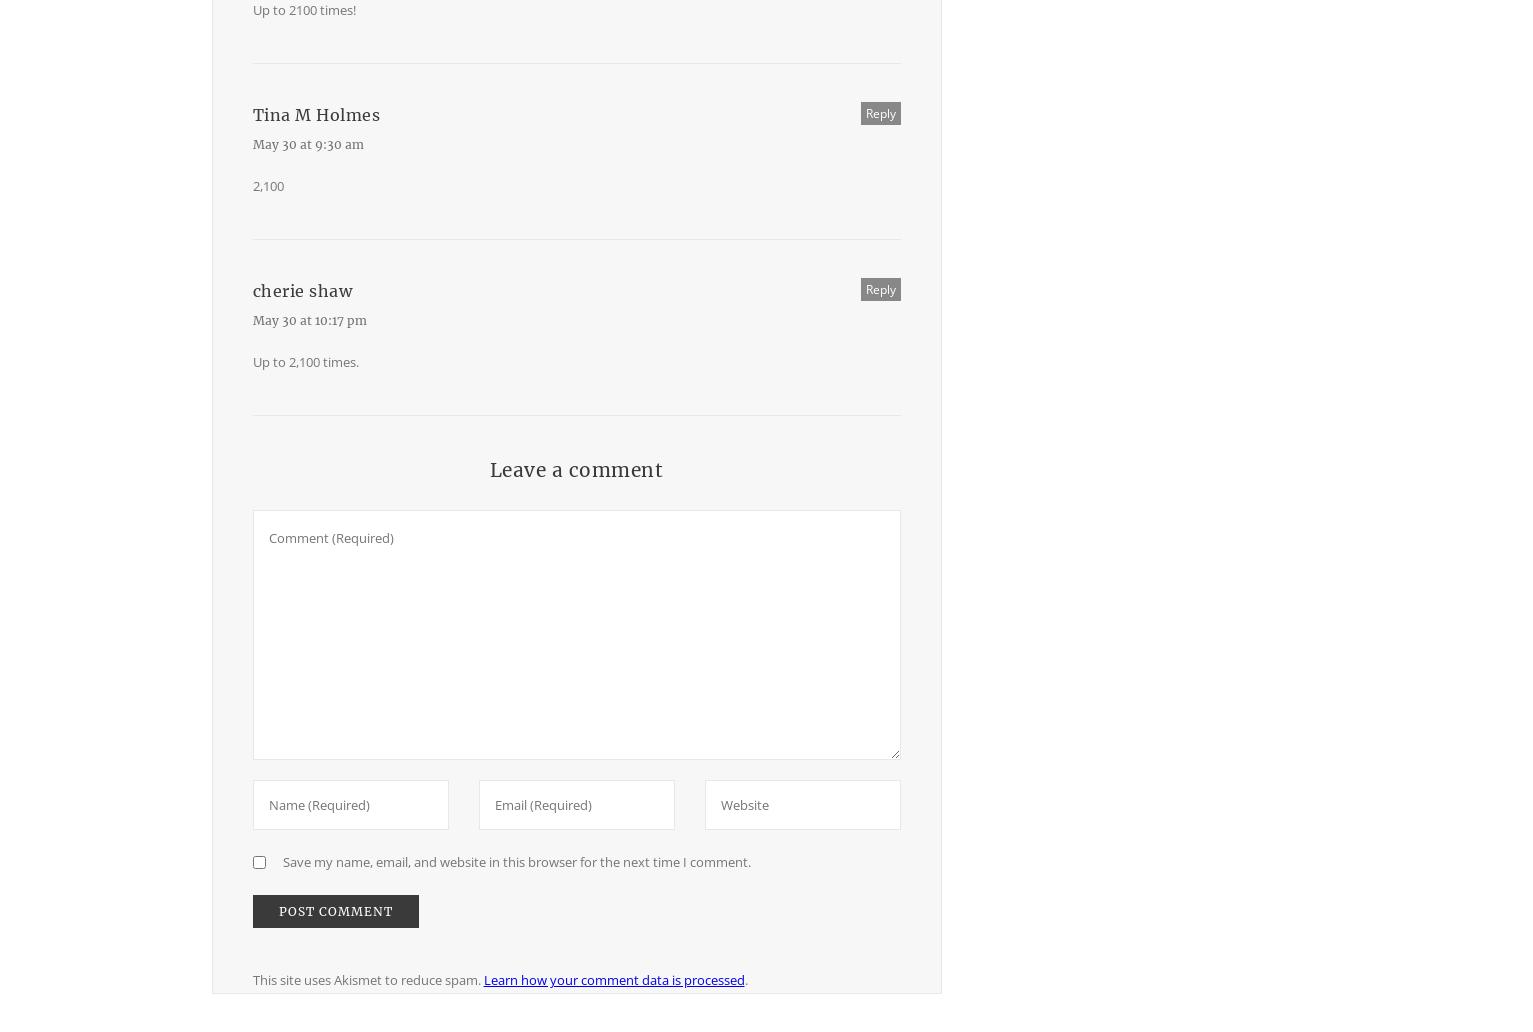 The width and height of the screenshot is (1533, 1032). Describe the element at coordinates (252, 320) in the screenshot. I see `'May 30 at 10:17 pm'` at that location.